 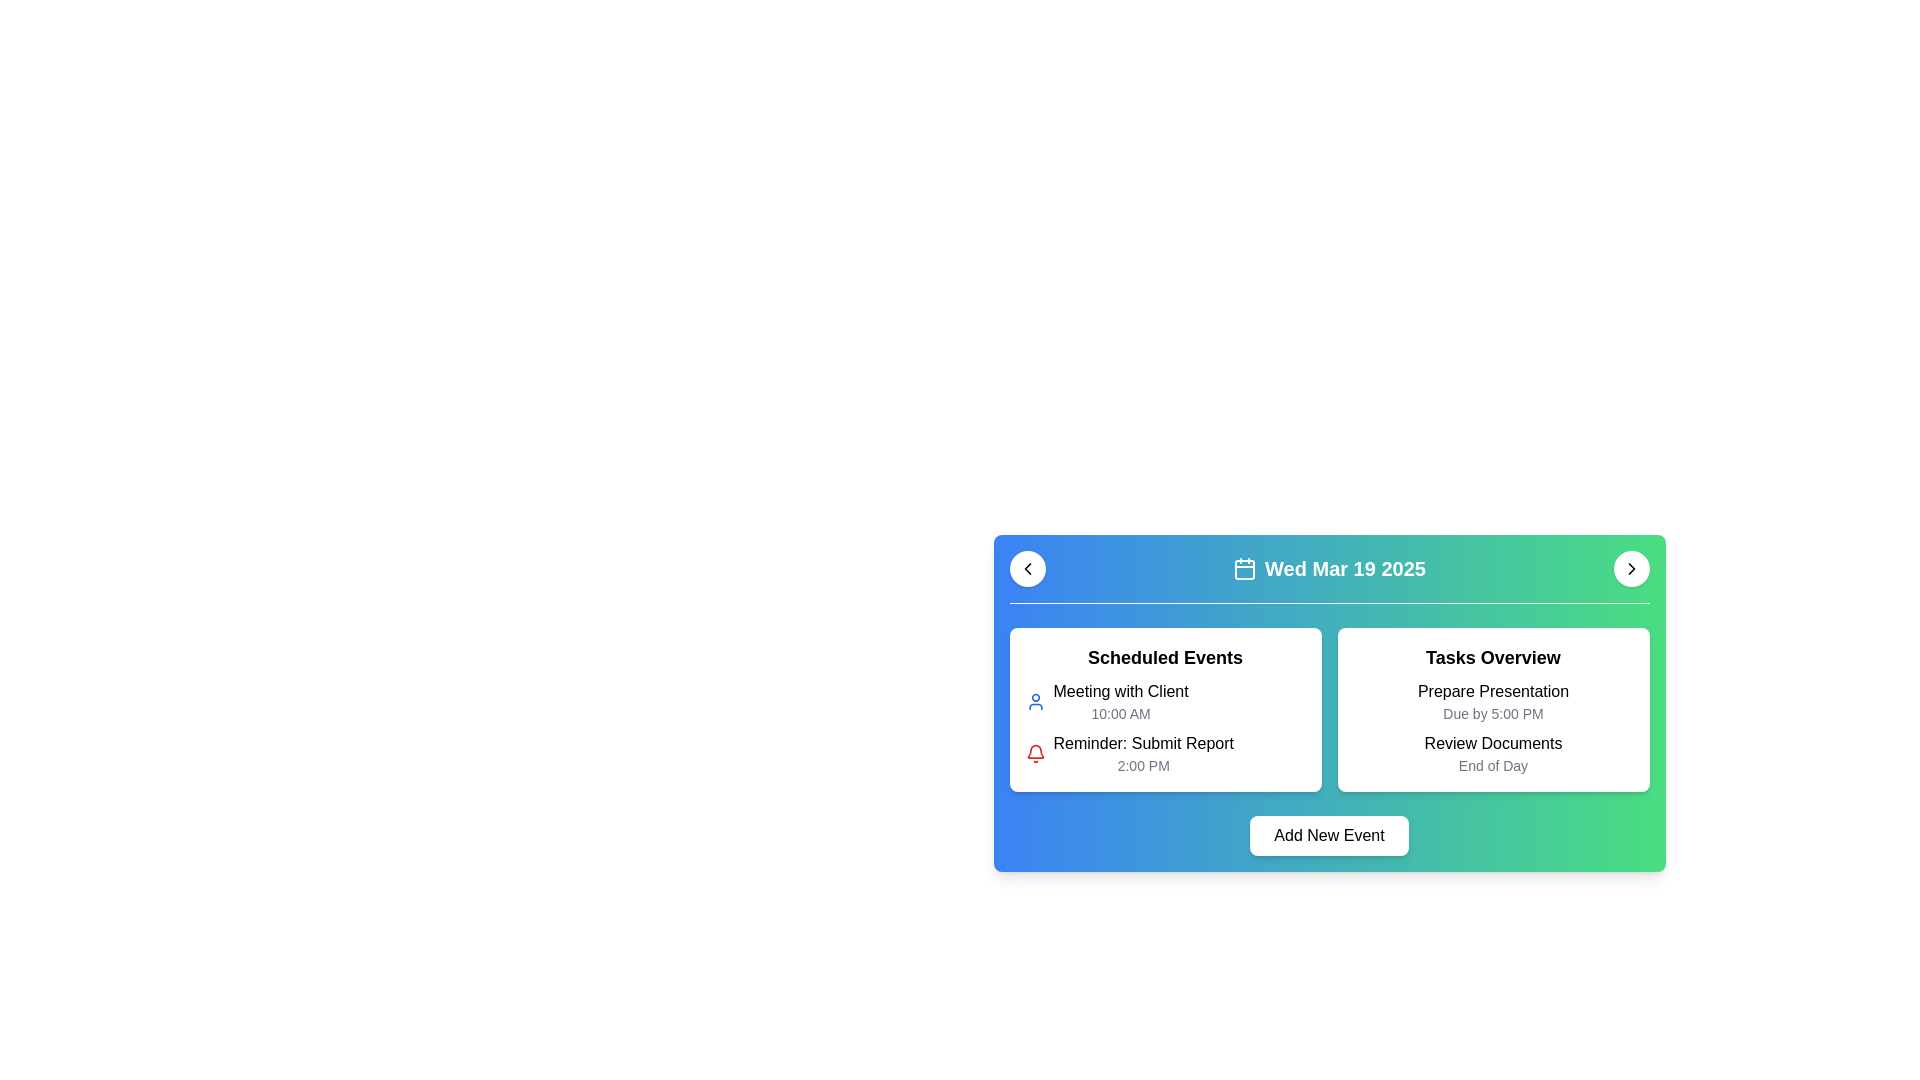 What do you see at coordinates (1493, 753) in the screenshot?
I see `the second task item in the 'Tasks Overview' labeled 'Review Documents' which is located below the title on the right card of the interface` at bounding box center [1493, 753].